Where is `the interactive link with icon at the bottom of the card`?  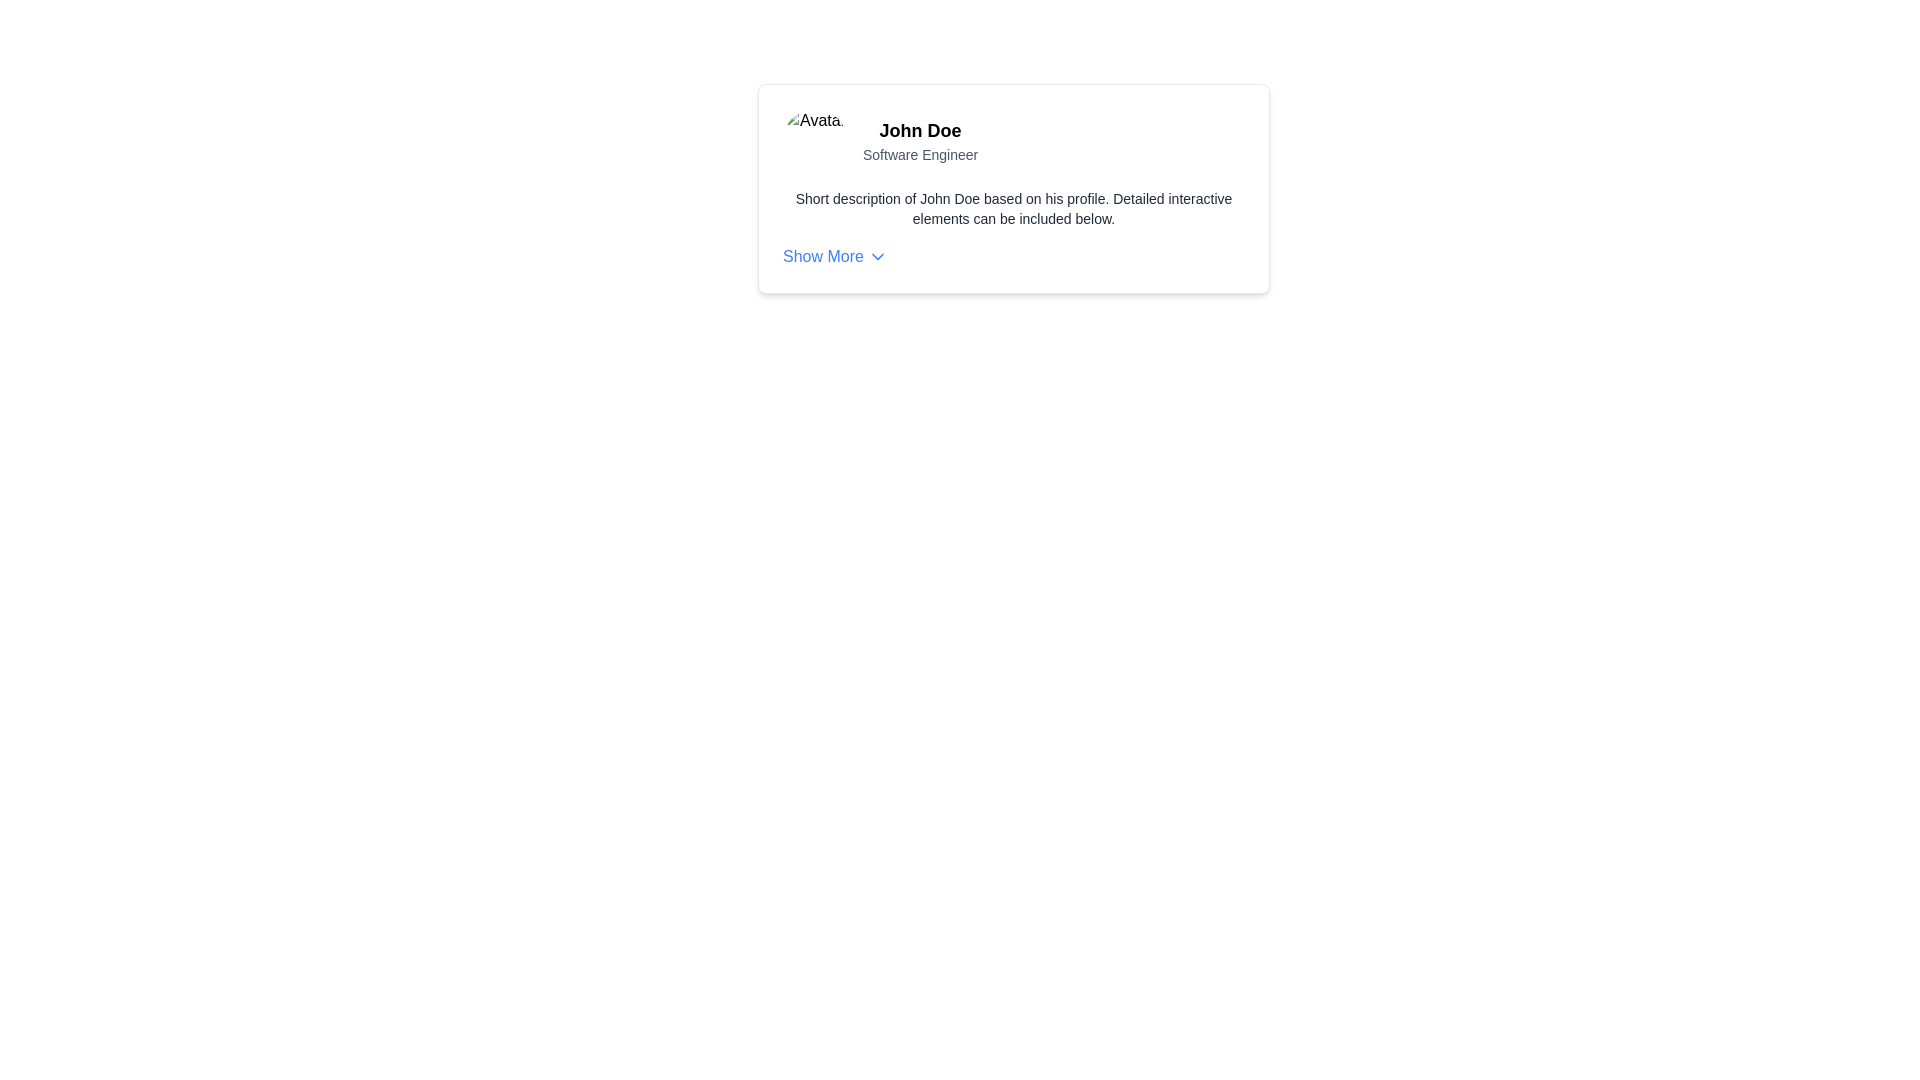 the interactive link with icon at the bottom of the card is located at coordinates (835, 256).